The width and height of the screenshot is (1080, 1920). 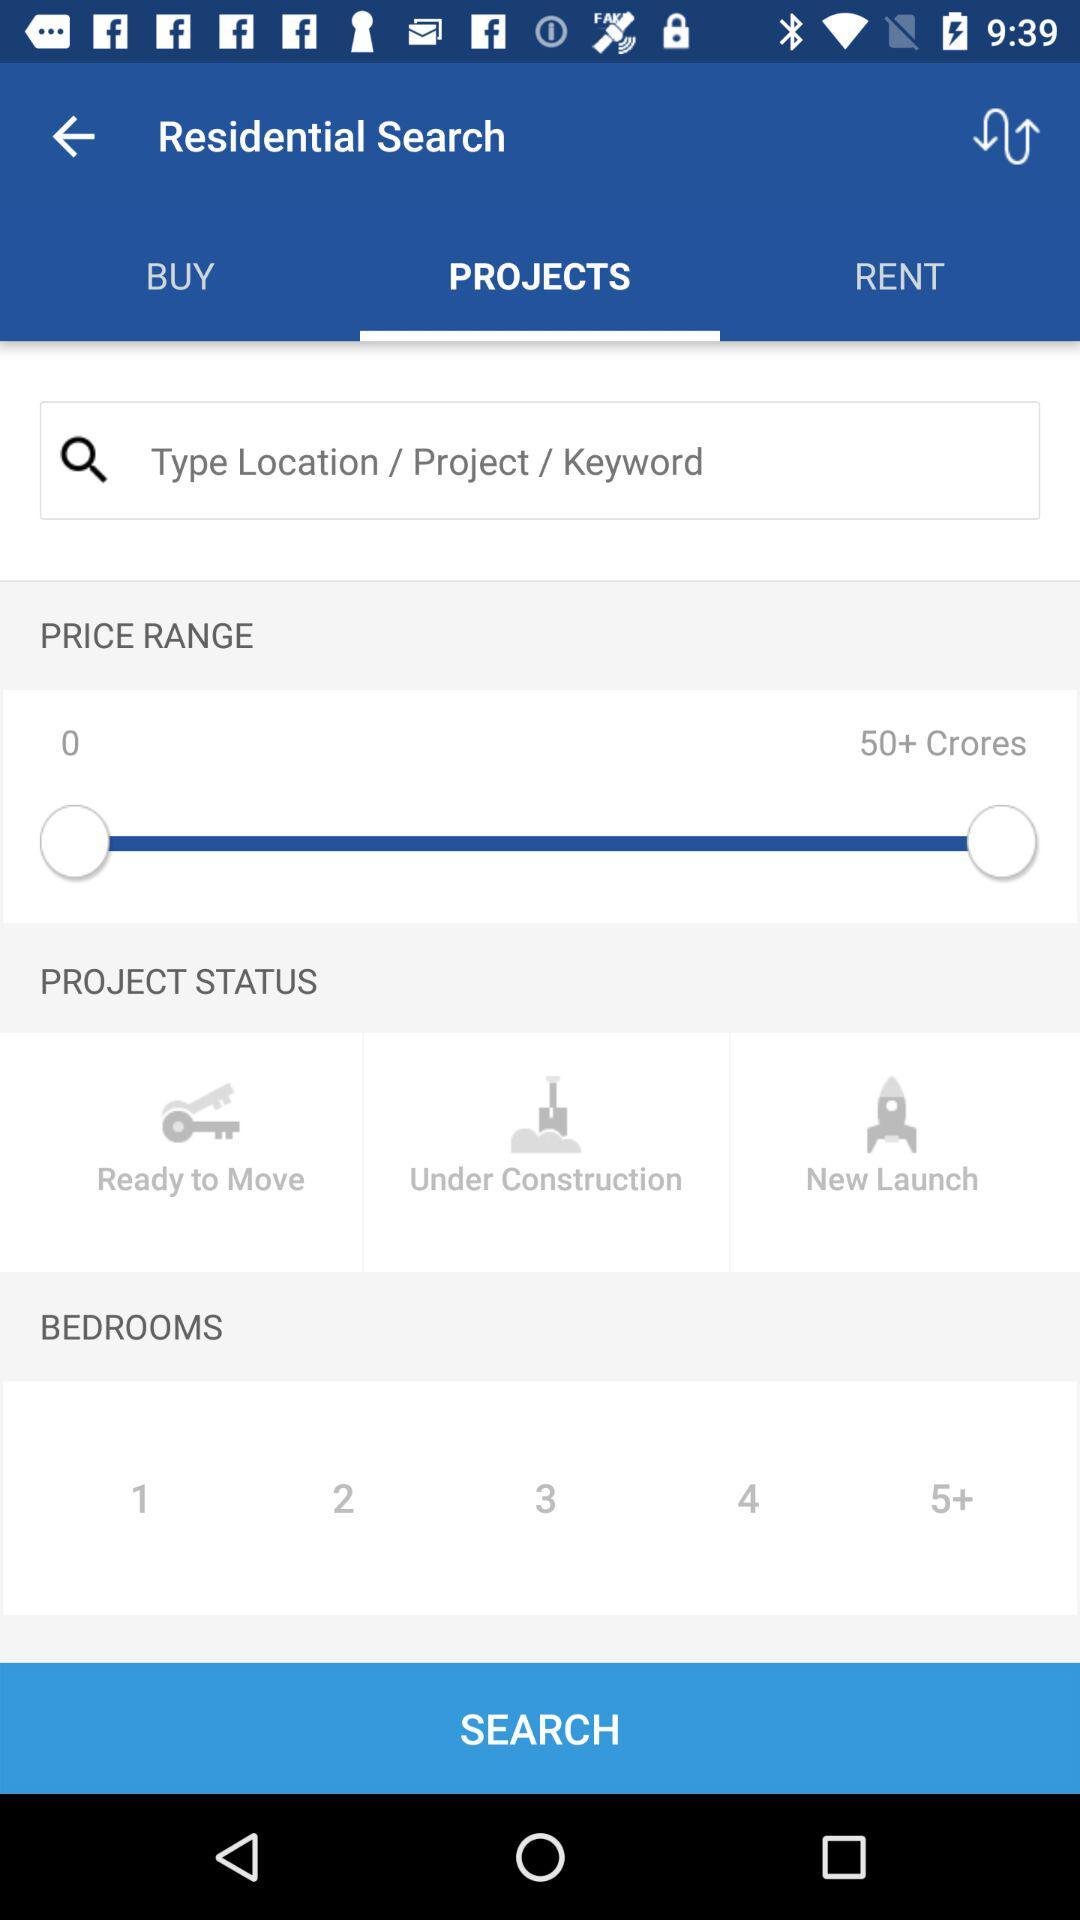 I want to click on app to the left of residential search, so click(x=72, y=135).